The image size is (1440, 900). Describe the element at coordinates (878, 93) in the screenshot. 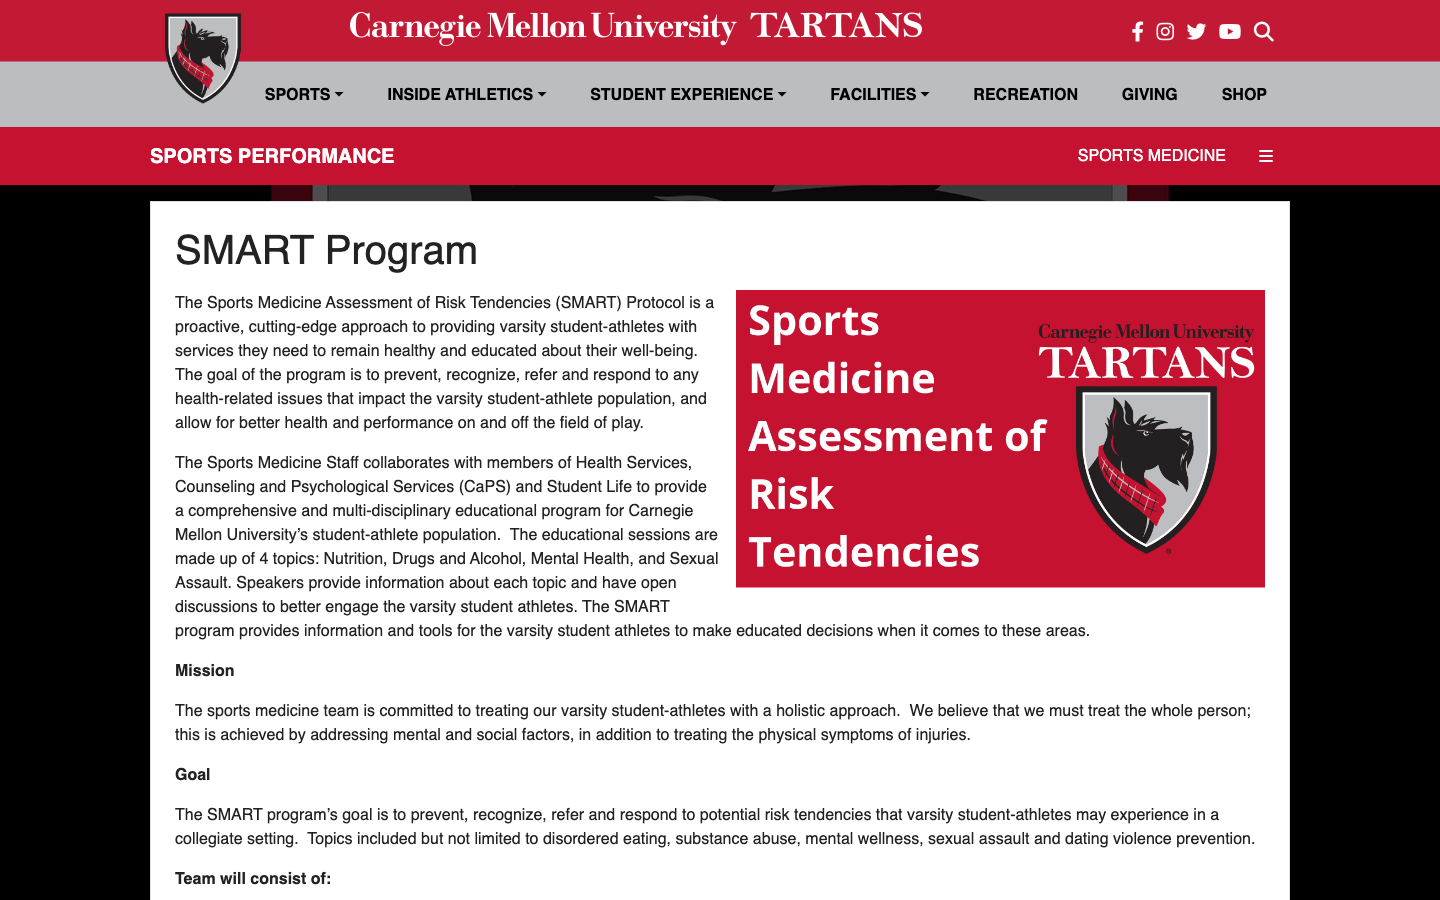

I see `the Facilities Drop Down Menu` at that location.